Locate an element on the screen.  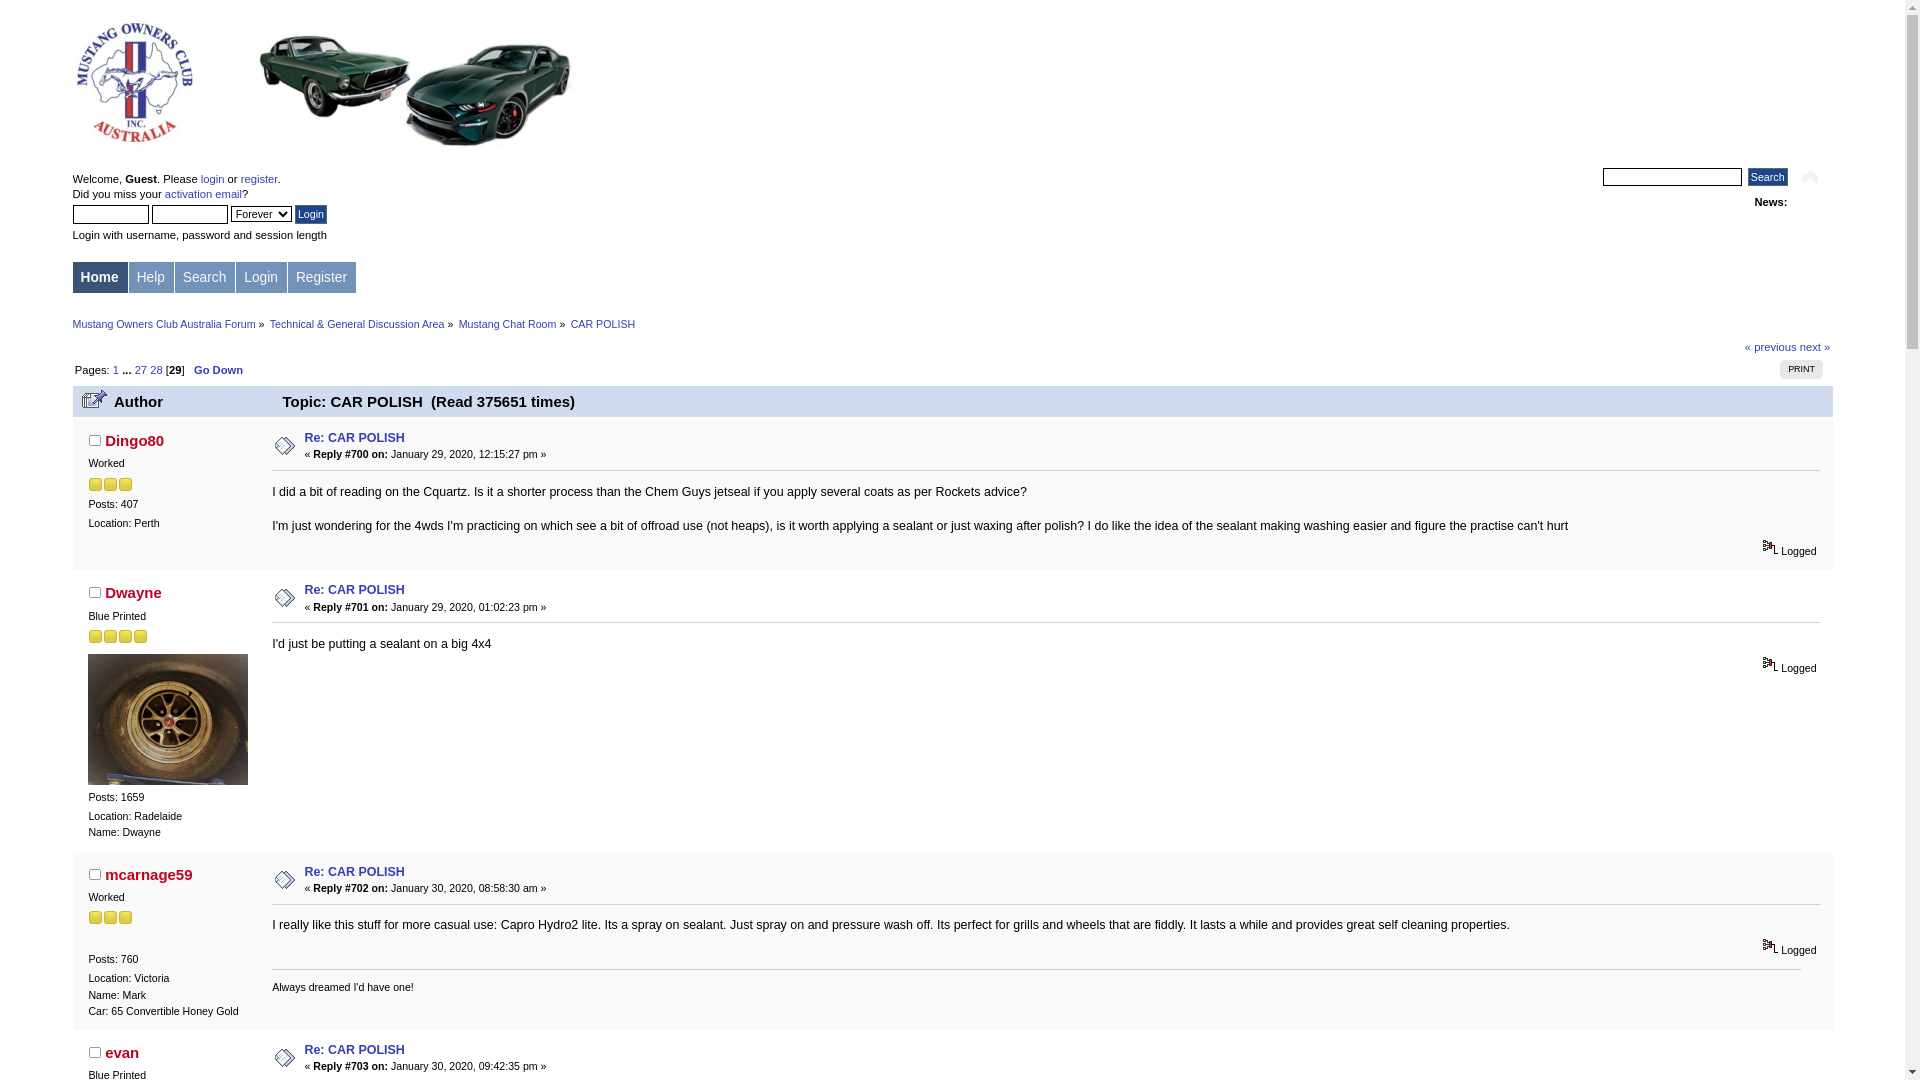
'Re: CAR POLISH' is located at coordinates (354, 870).